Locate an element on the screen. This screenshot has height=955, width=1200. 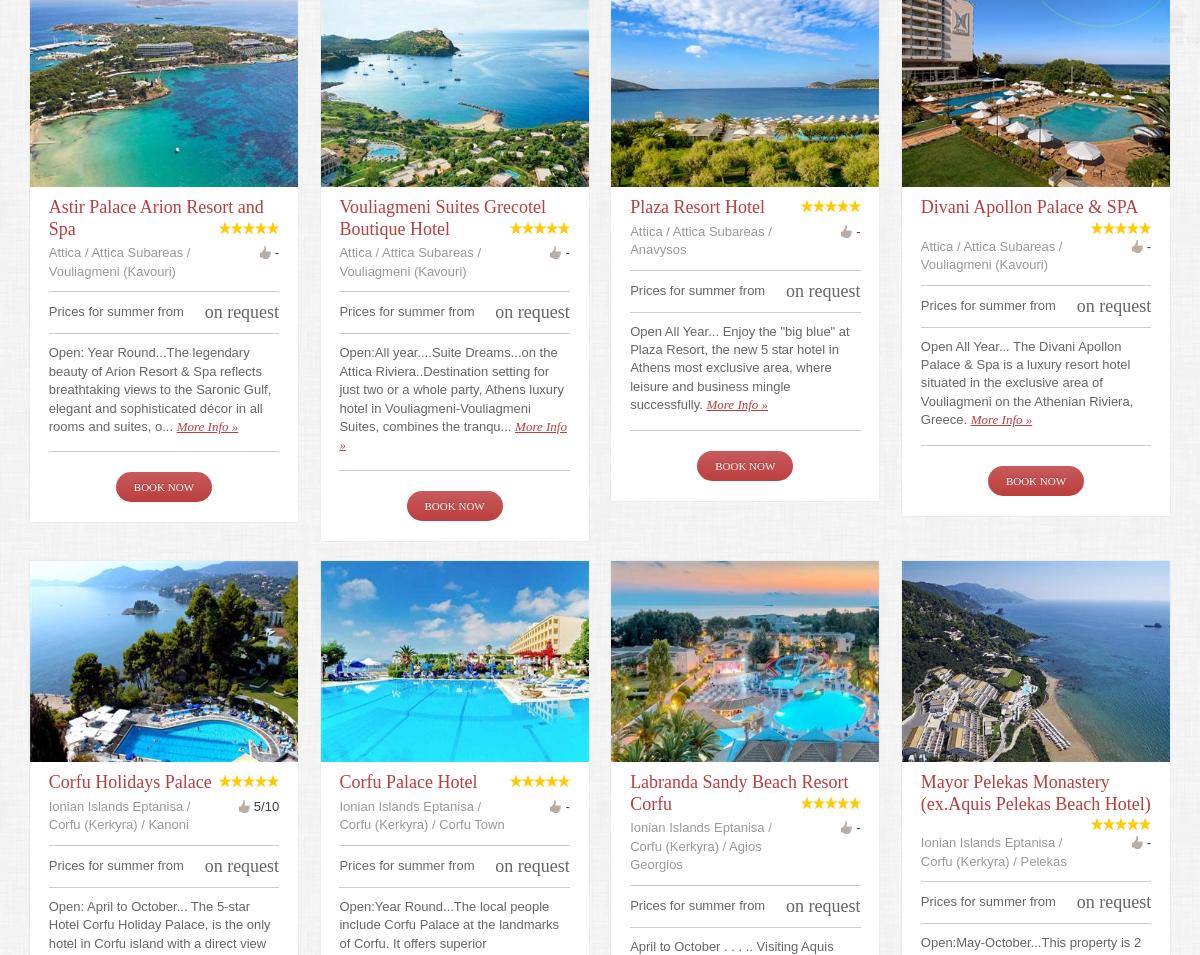
'Open: Year Round...The legendary beauty of Arion Resort & Spa reflects breathtaking views to the Saronic Gulf, elegant and sophisticated décor in all rooms and suites, o...' is located at coordinates (158, 387).